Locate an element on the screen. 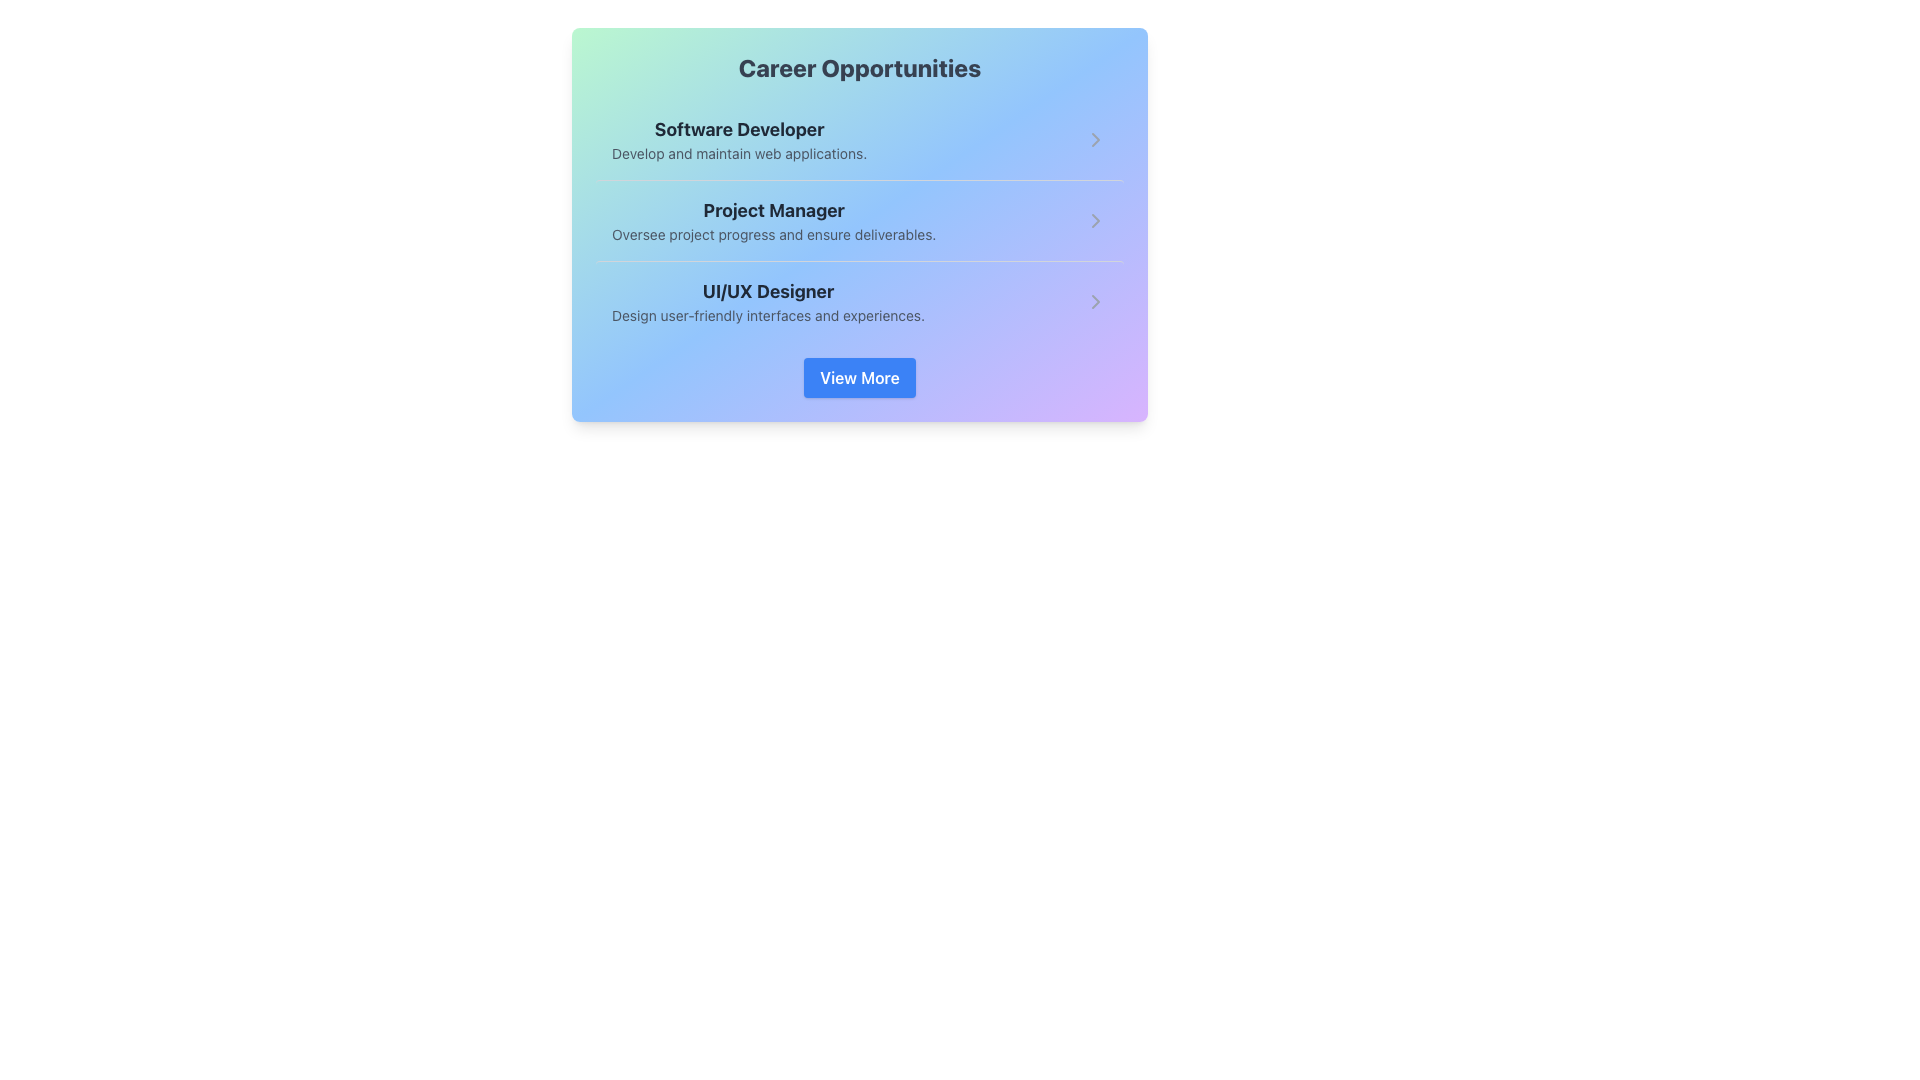  the job description for the 'Project Manager' opportunity, which is the second item in the job listing card is located at coordinates (859, 224).